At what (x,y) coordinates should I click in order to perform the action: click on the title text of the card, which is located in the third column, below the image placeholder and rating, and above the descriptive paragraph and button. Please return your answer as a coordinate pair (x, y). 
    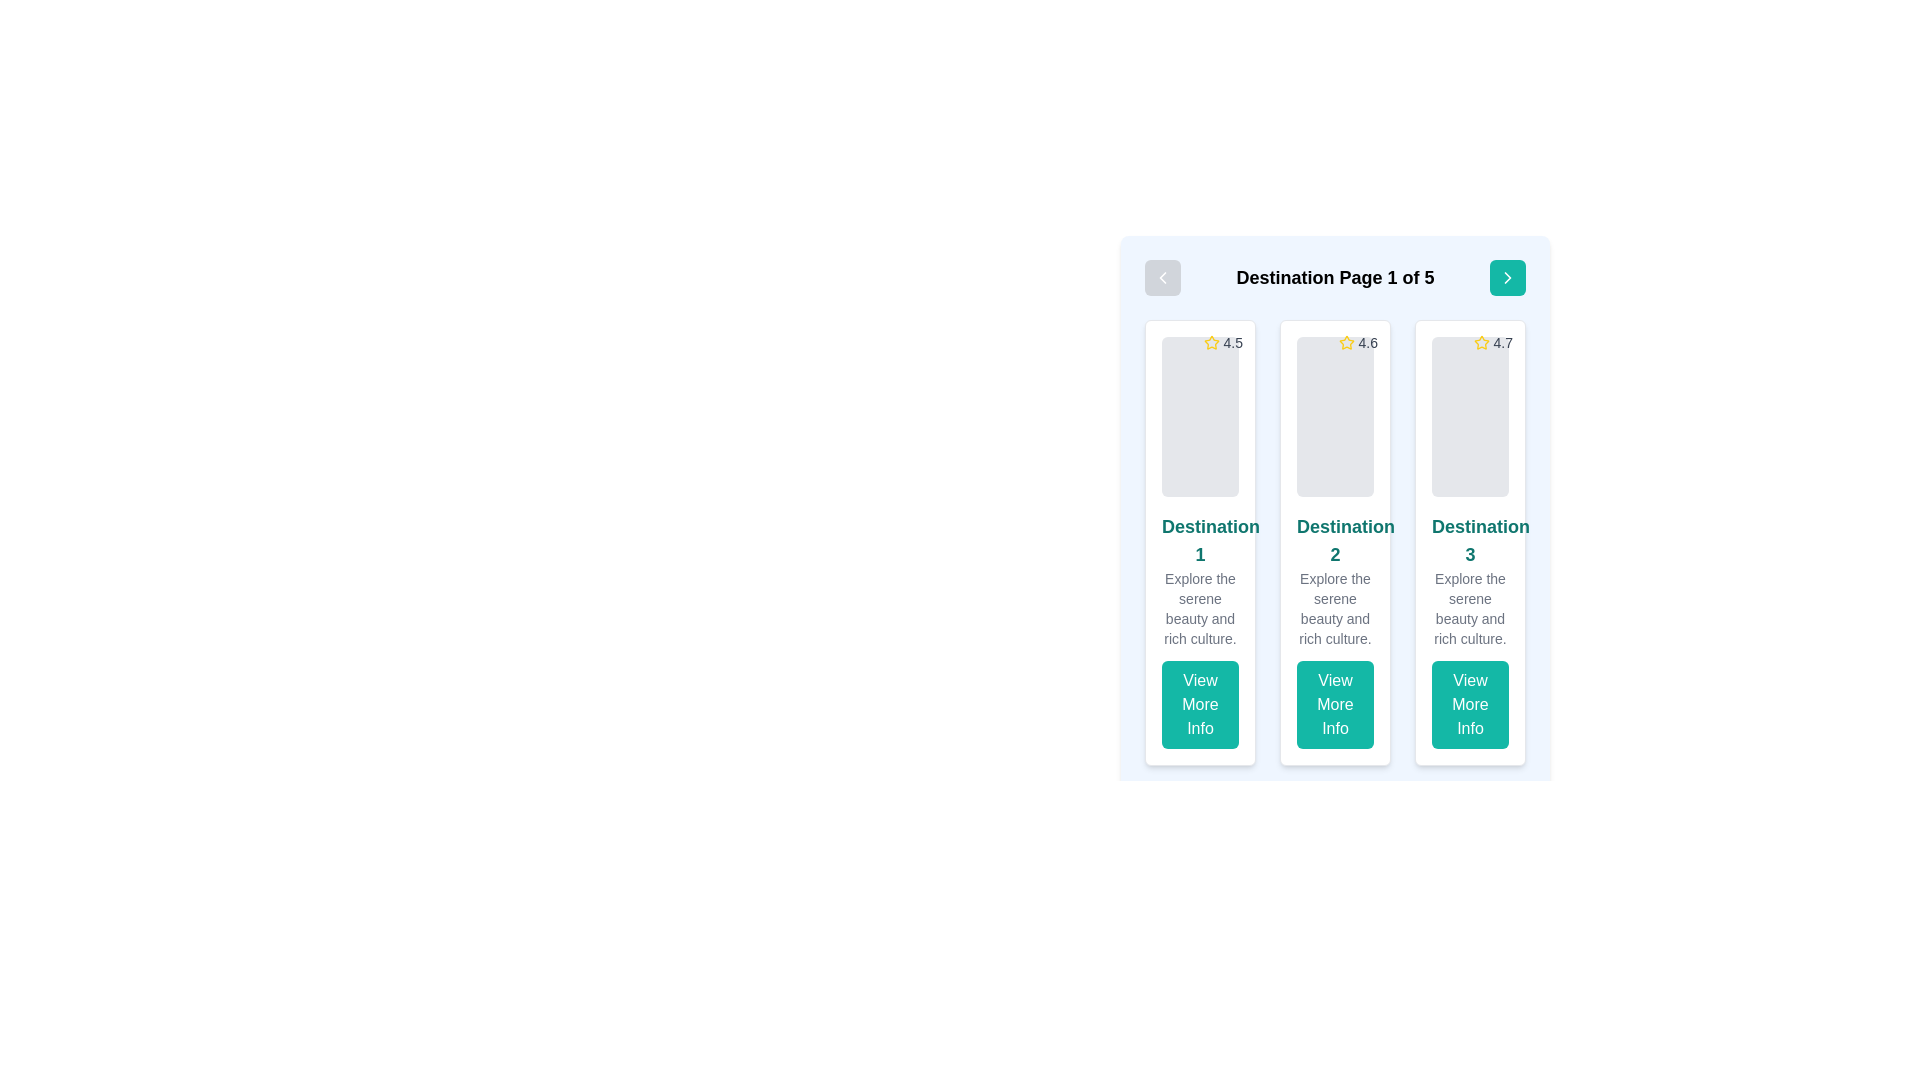
    Looking at the image, I should click on (1470, 540).